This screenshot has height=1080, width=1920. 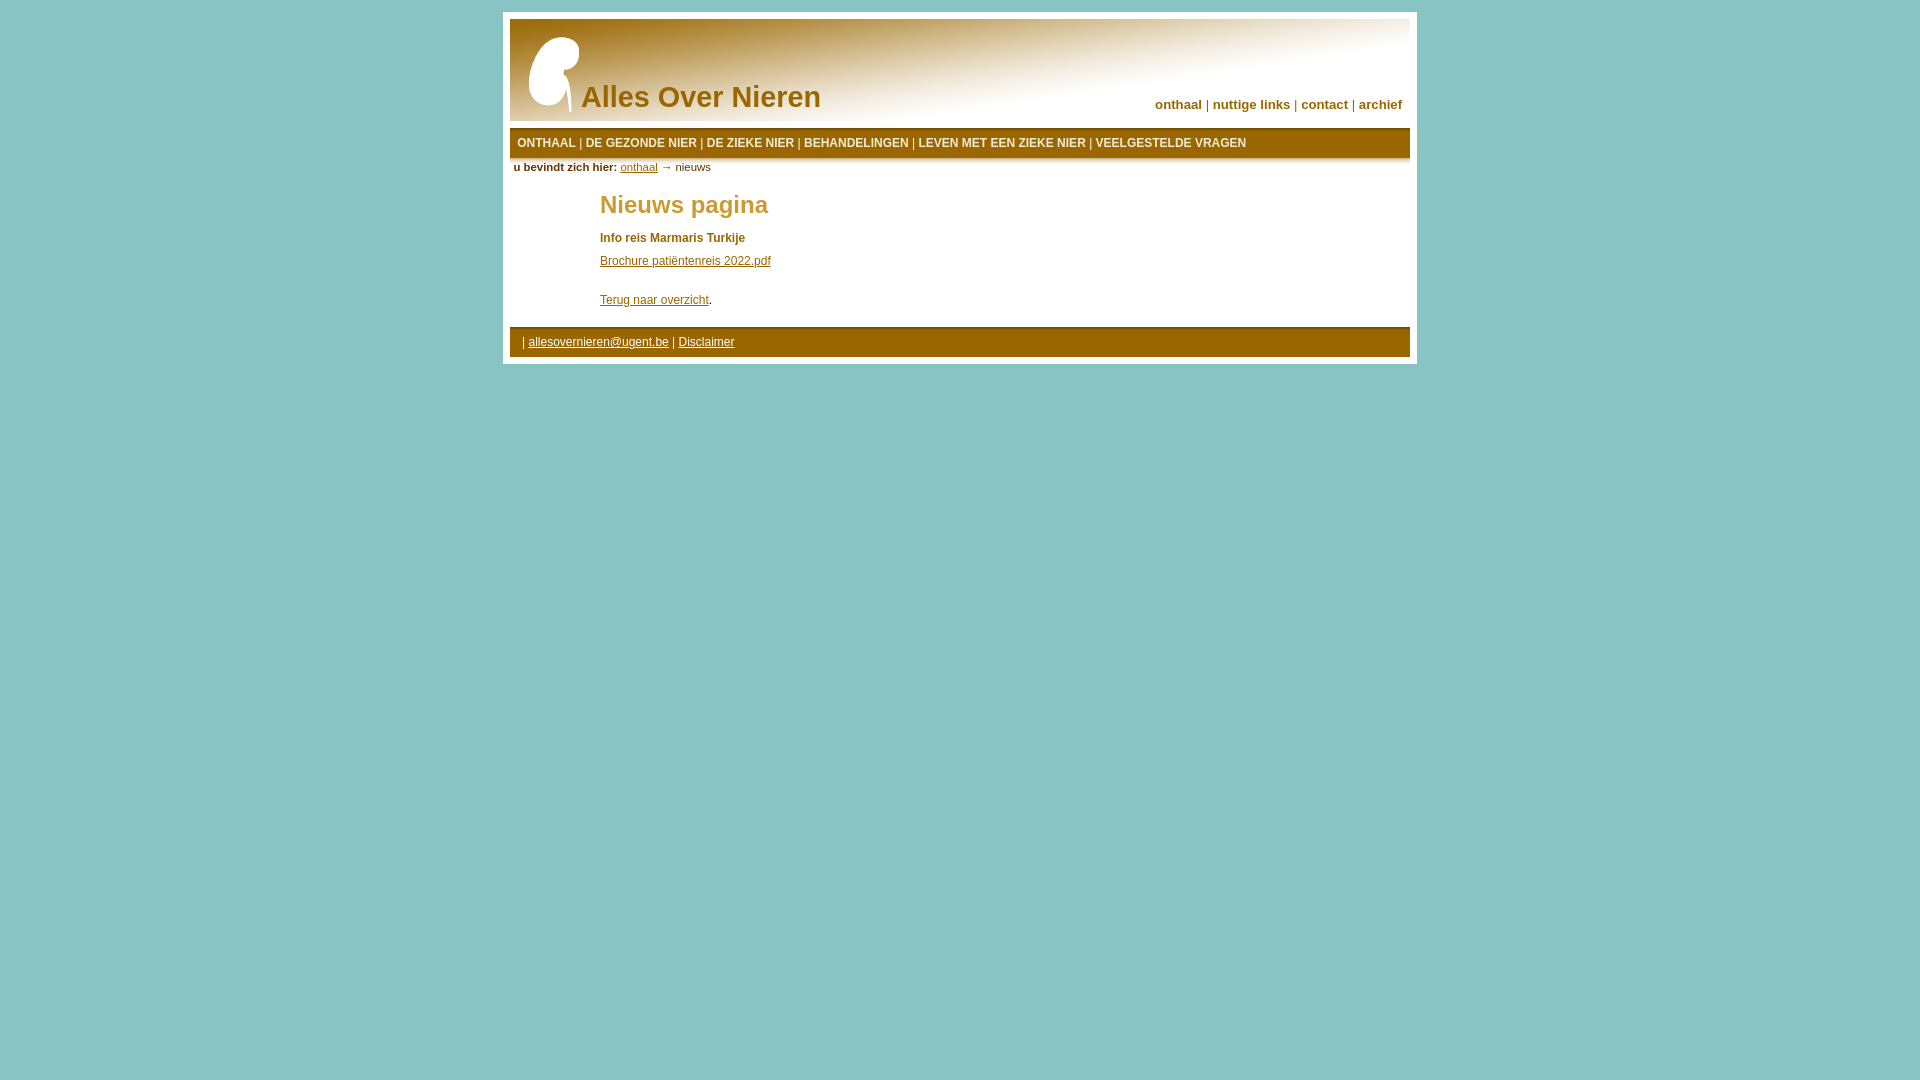 What do you see at coordinates (1300, 104) in the screenshot?
I see `'contact'` at bounding box center [1300, 104].